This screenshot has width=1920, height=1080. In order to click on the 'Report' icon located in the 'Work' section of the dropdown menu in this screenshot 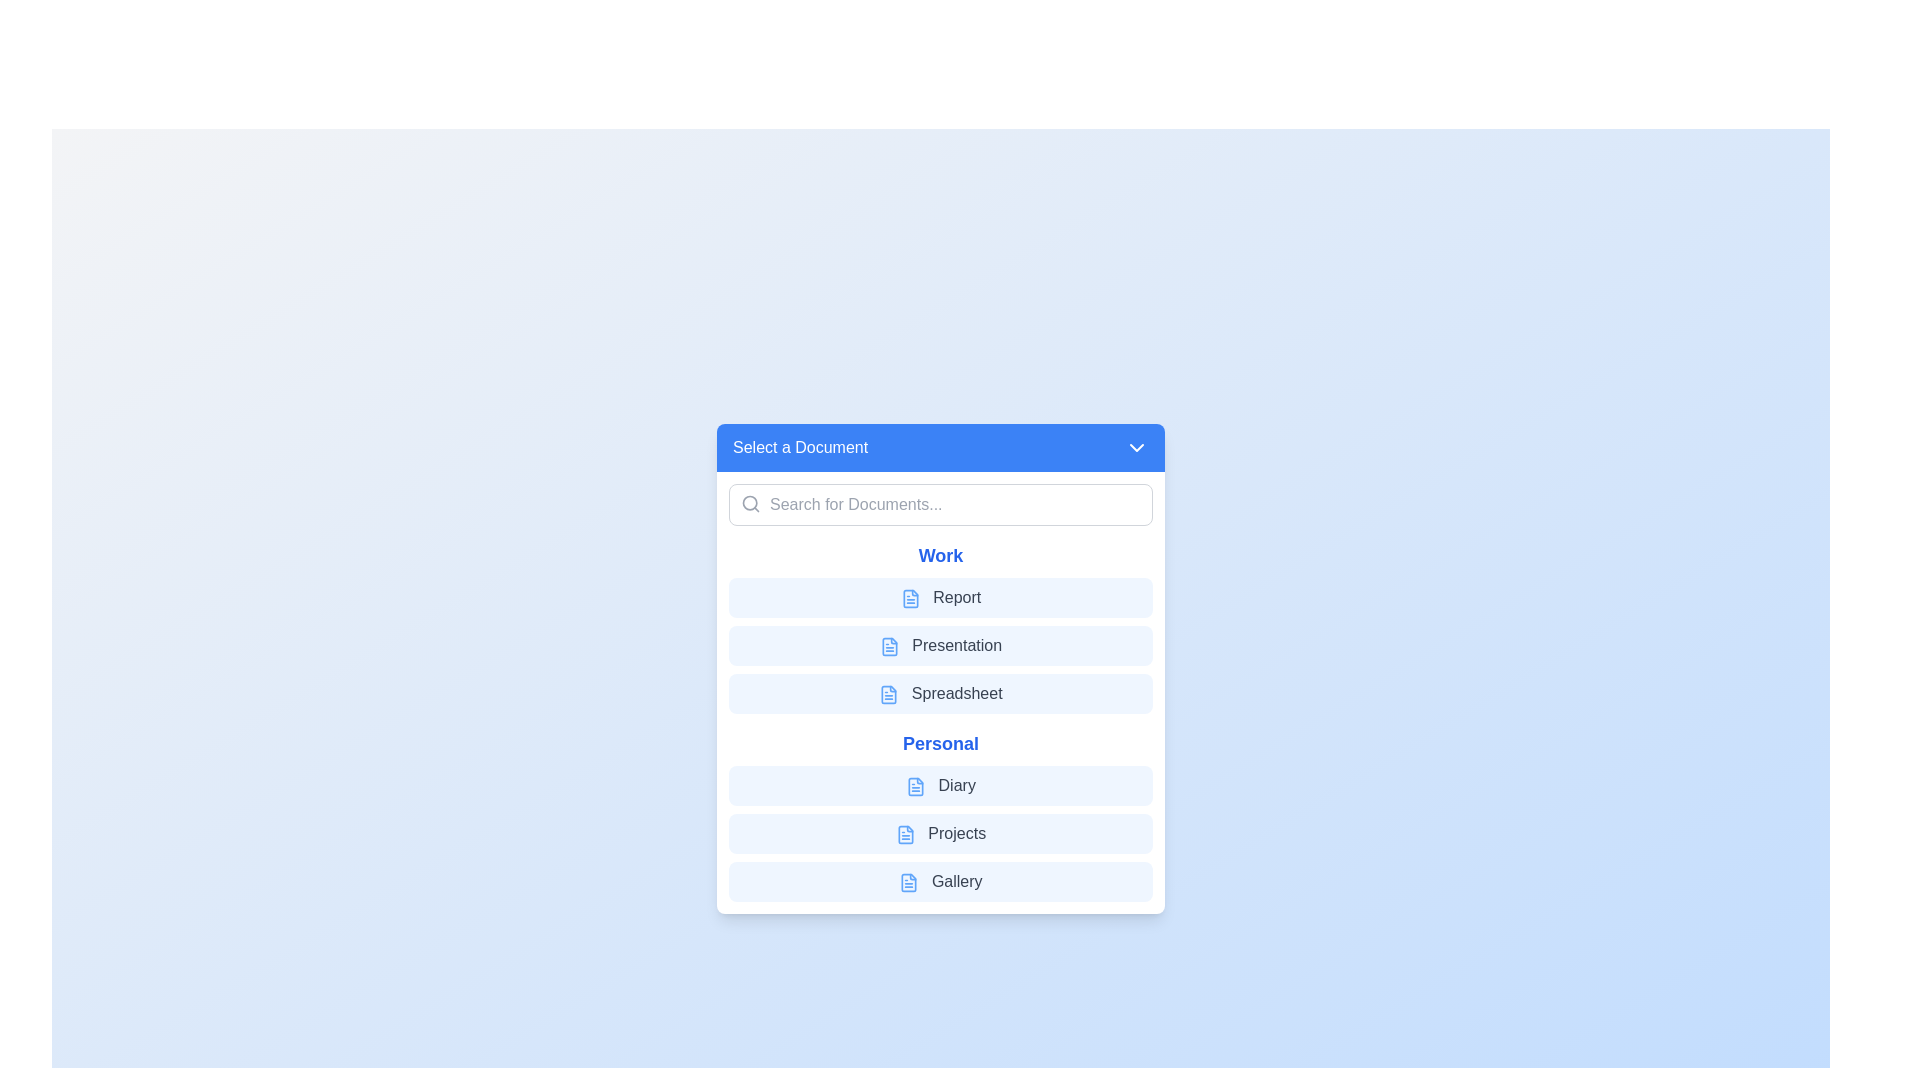, I will do `click(909, 597)`.